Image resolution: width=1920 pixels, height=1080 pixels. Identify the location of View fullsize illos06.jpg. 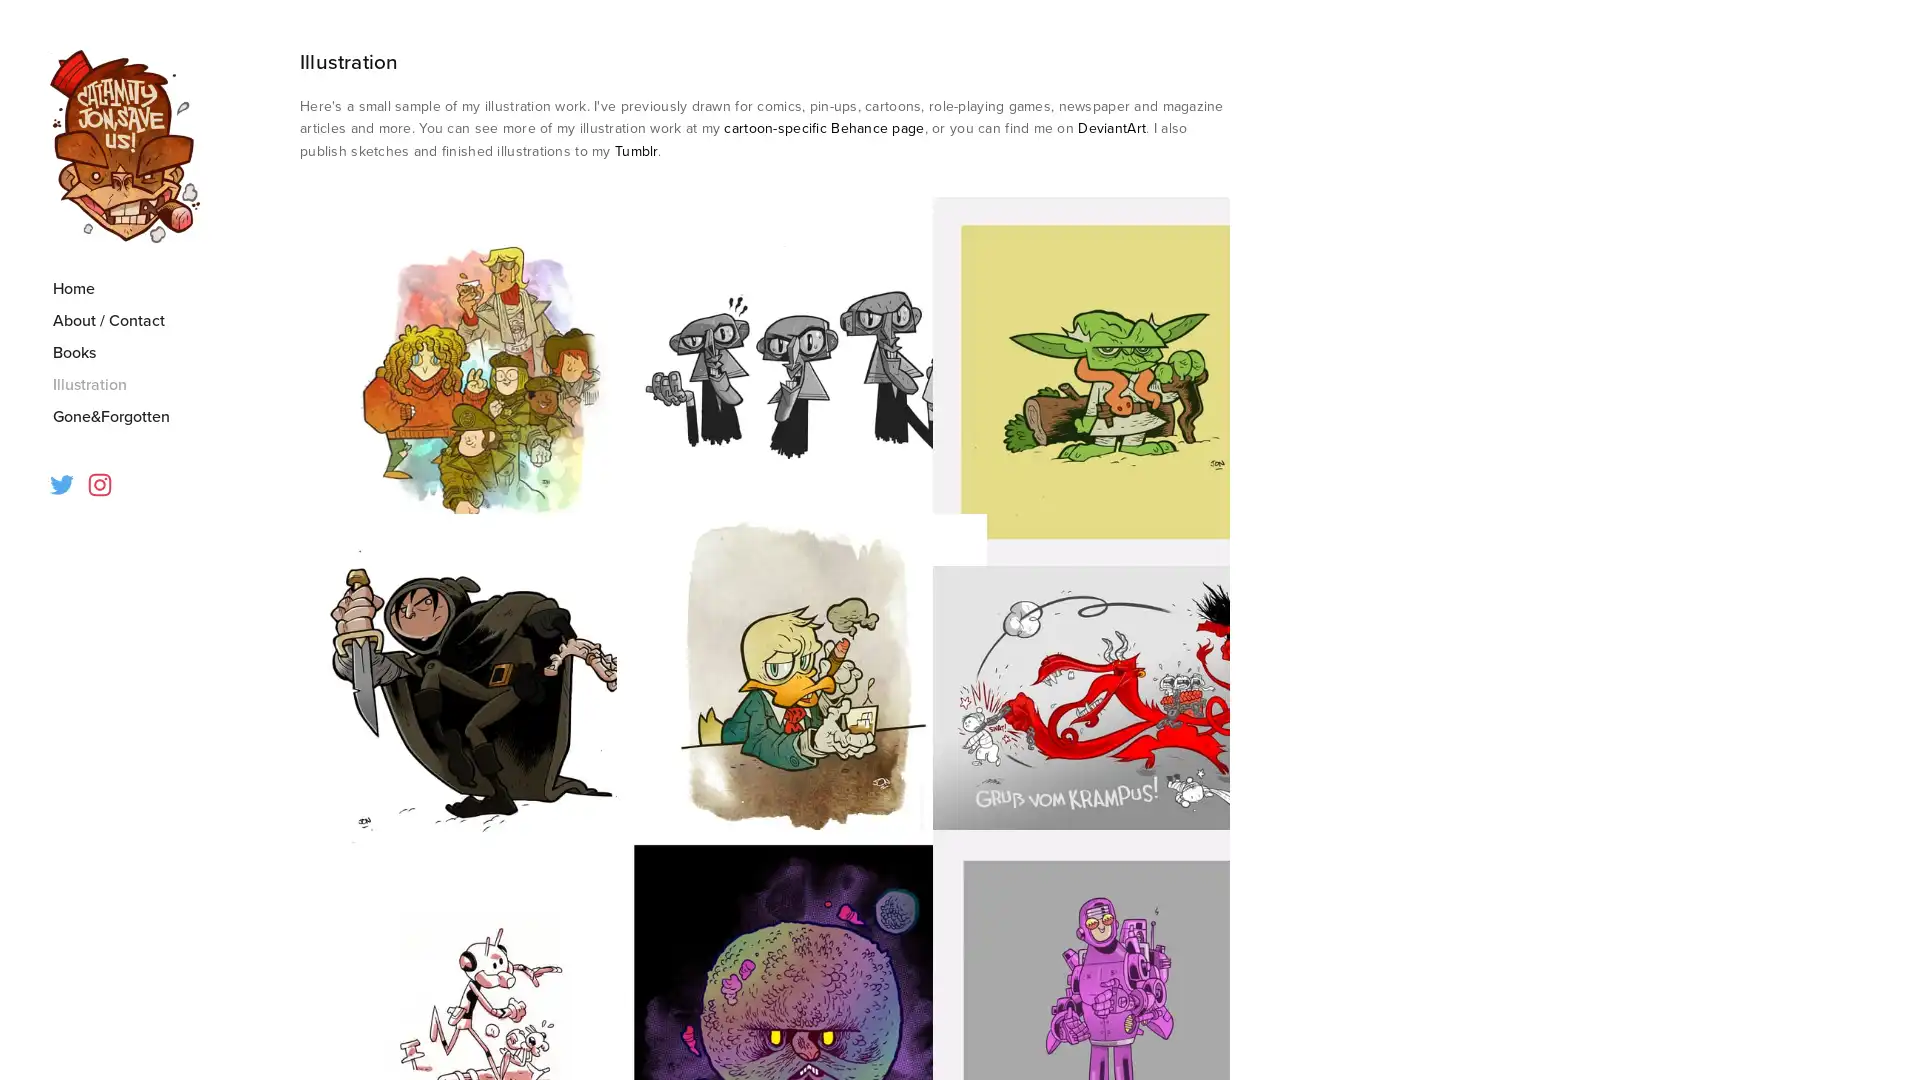
(1079, 661).